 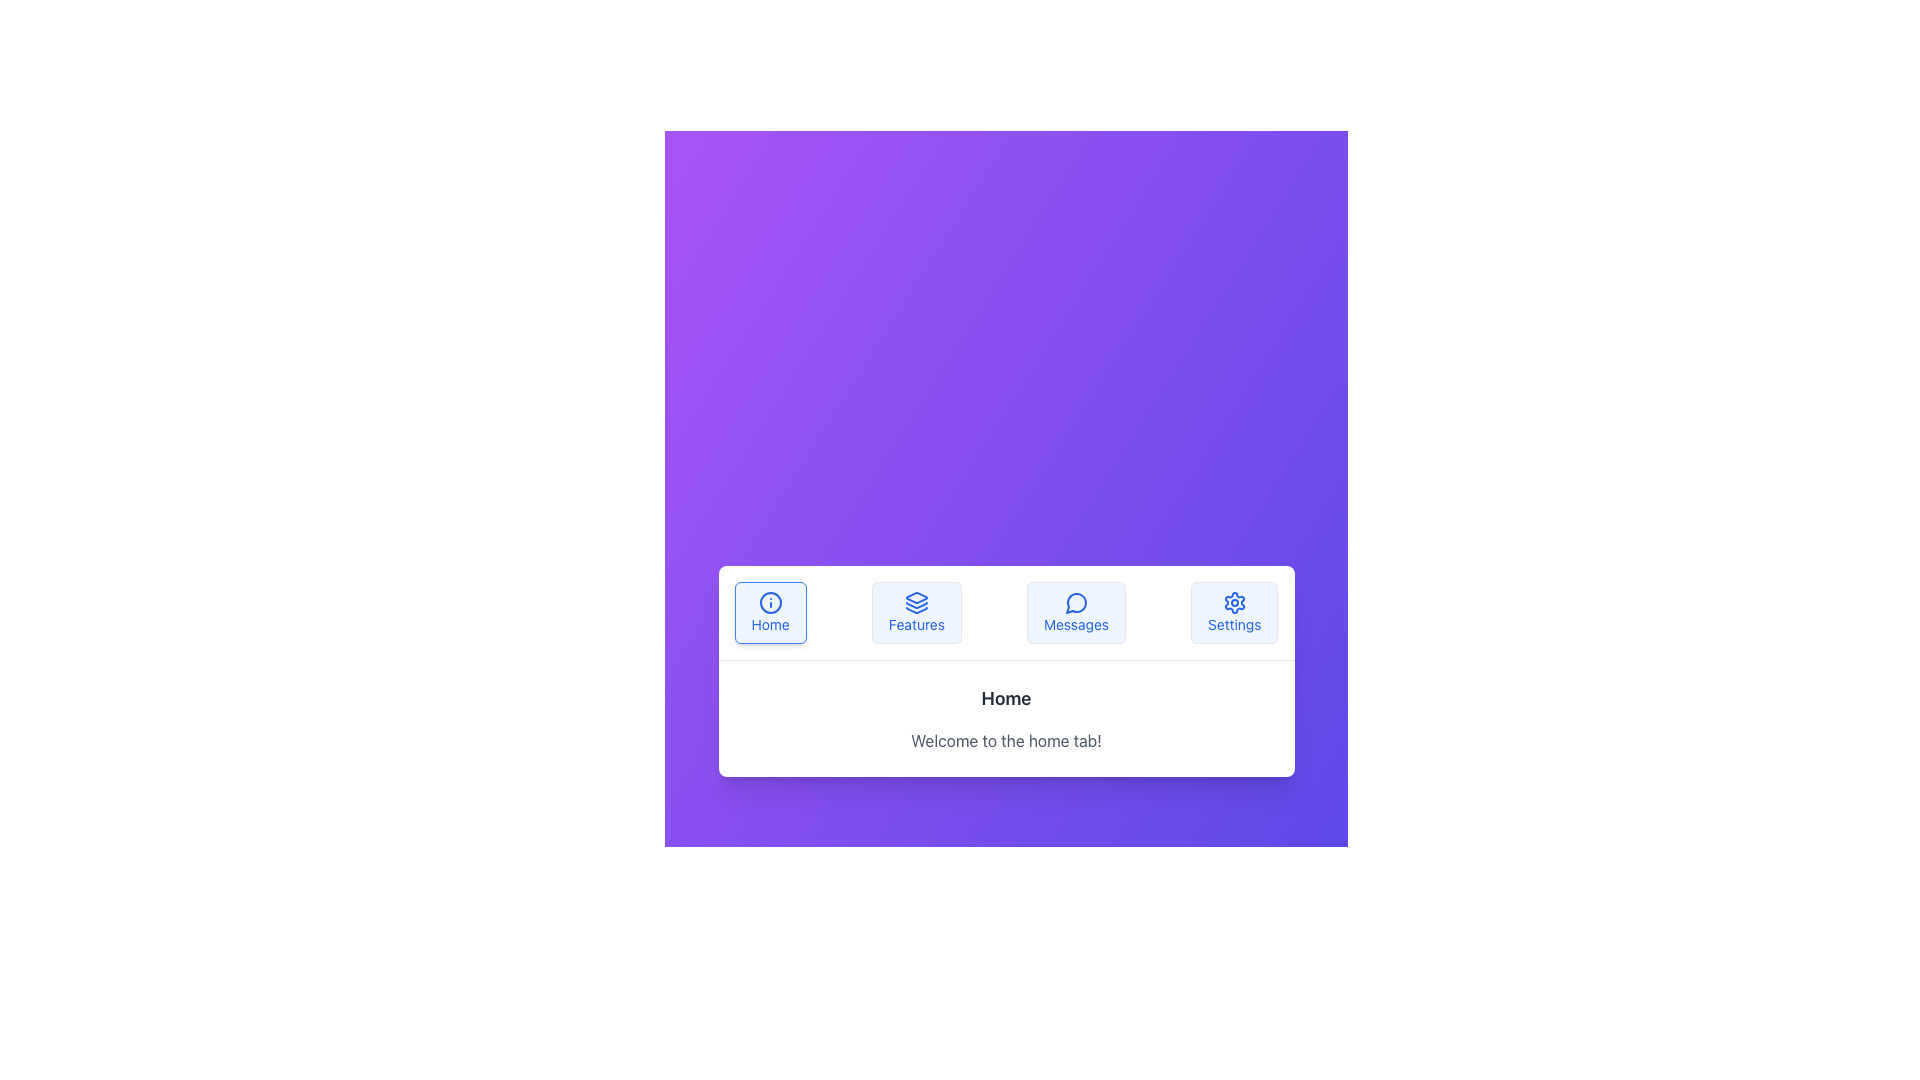 I want to click on the 'Settings' label, which is styled in blue and located at the bottom area underneath the gear icon in the button component on the far-right of the horizontal menu bar, so click(x=1233, y=623).